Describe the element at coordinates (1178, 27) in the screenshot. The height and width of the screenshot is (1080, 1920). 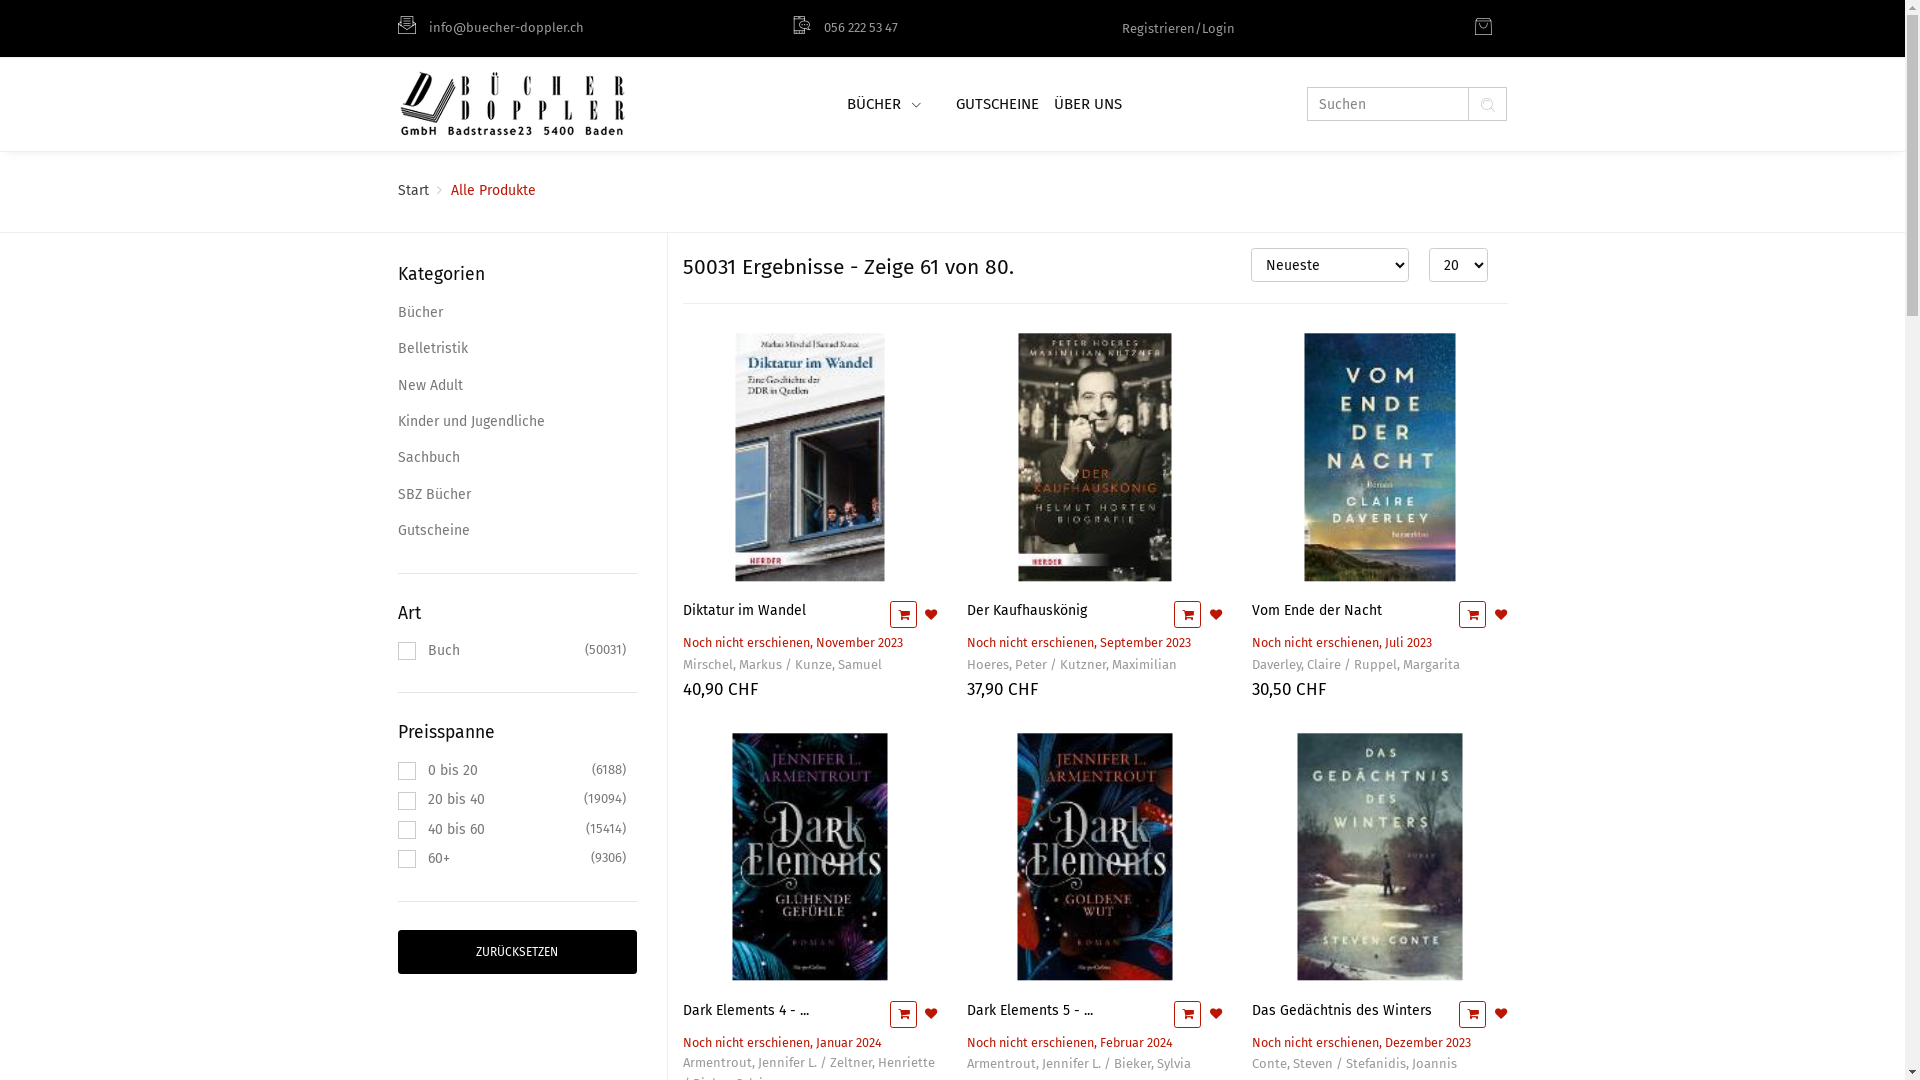
I see `'Registrieren/Login'` at that location.